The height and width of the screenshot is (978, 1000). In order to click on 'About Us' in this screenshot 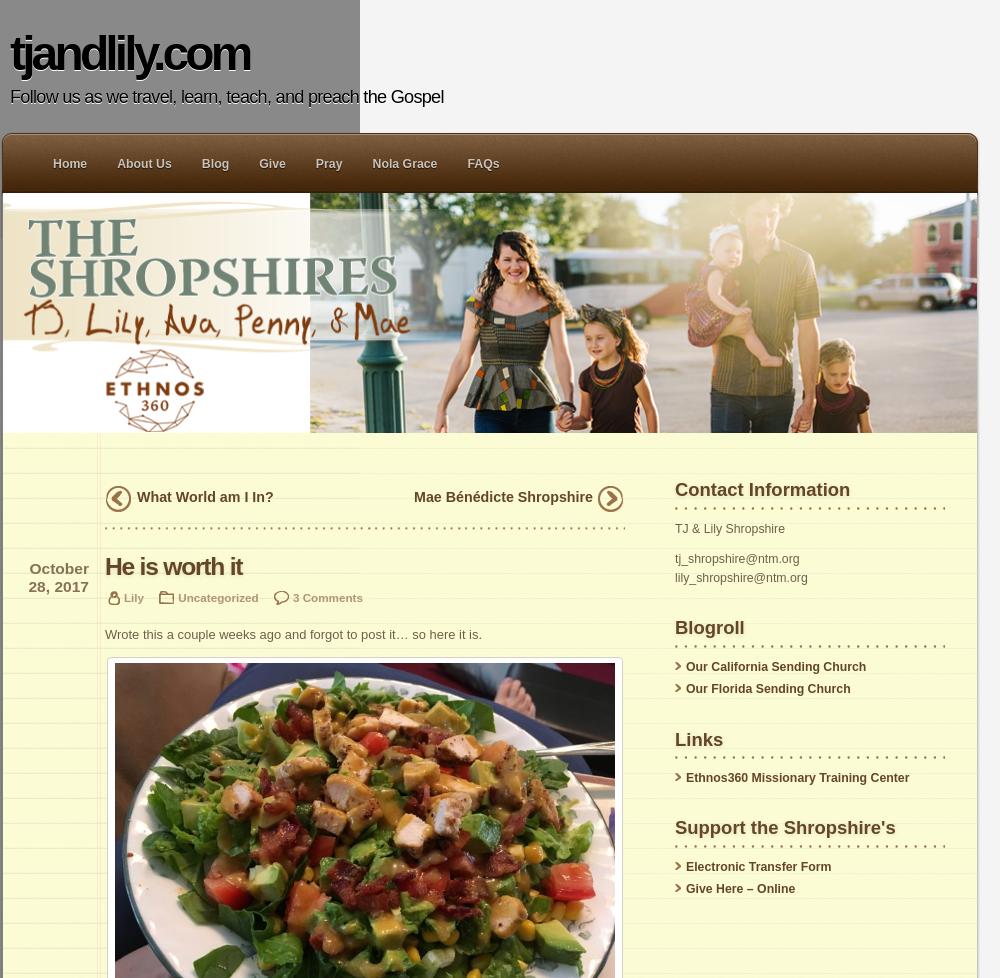, I will do `click(116, 164)`.